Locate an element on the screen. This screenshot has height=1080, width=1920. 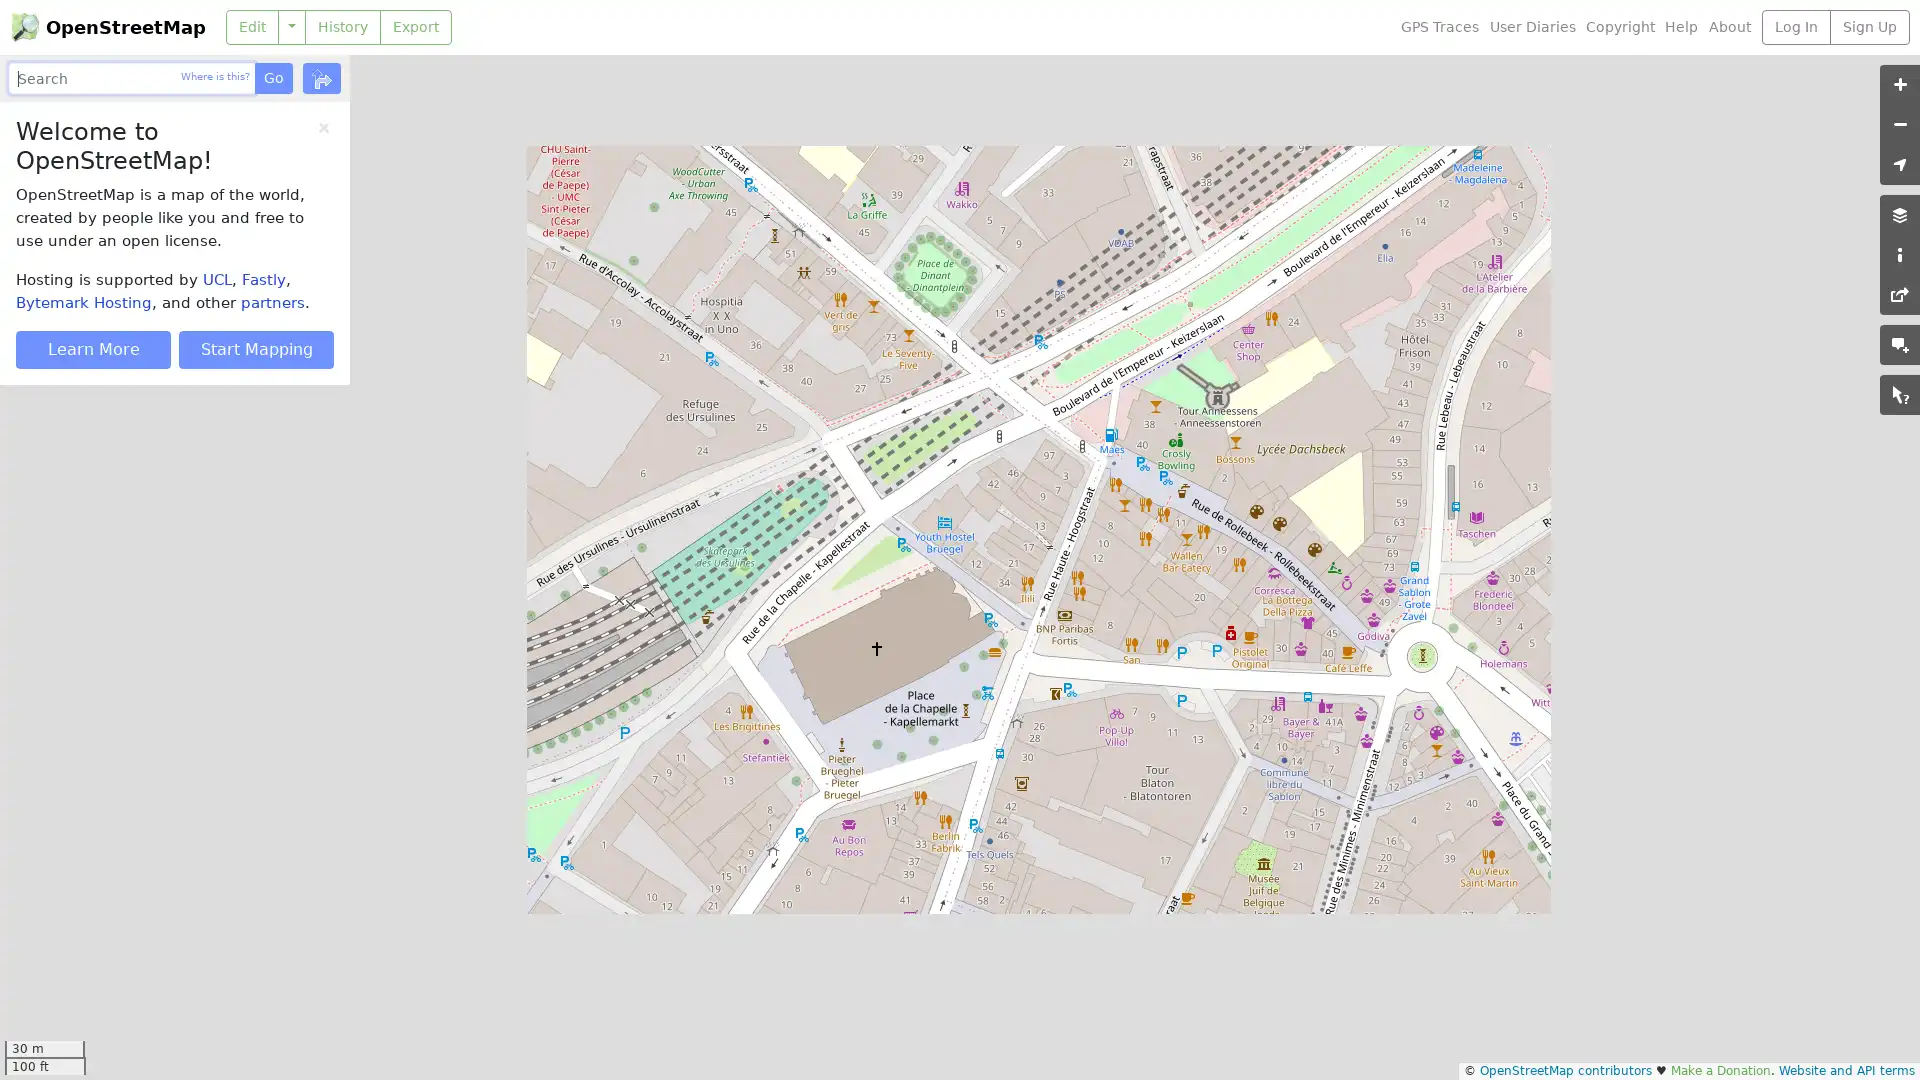
Go is located at coordinates (272, 77).